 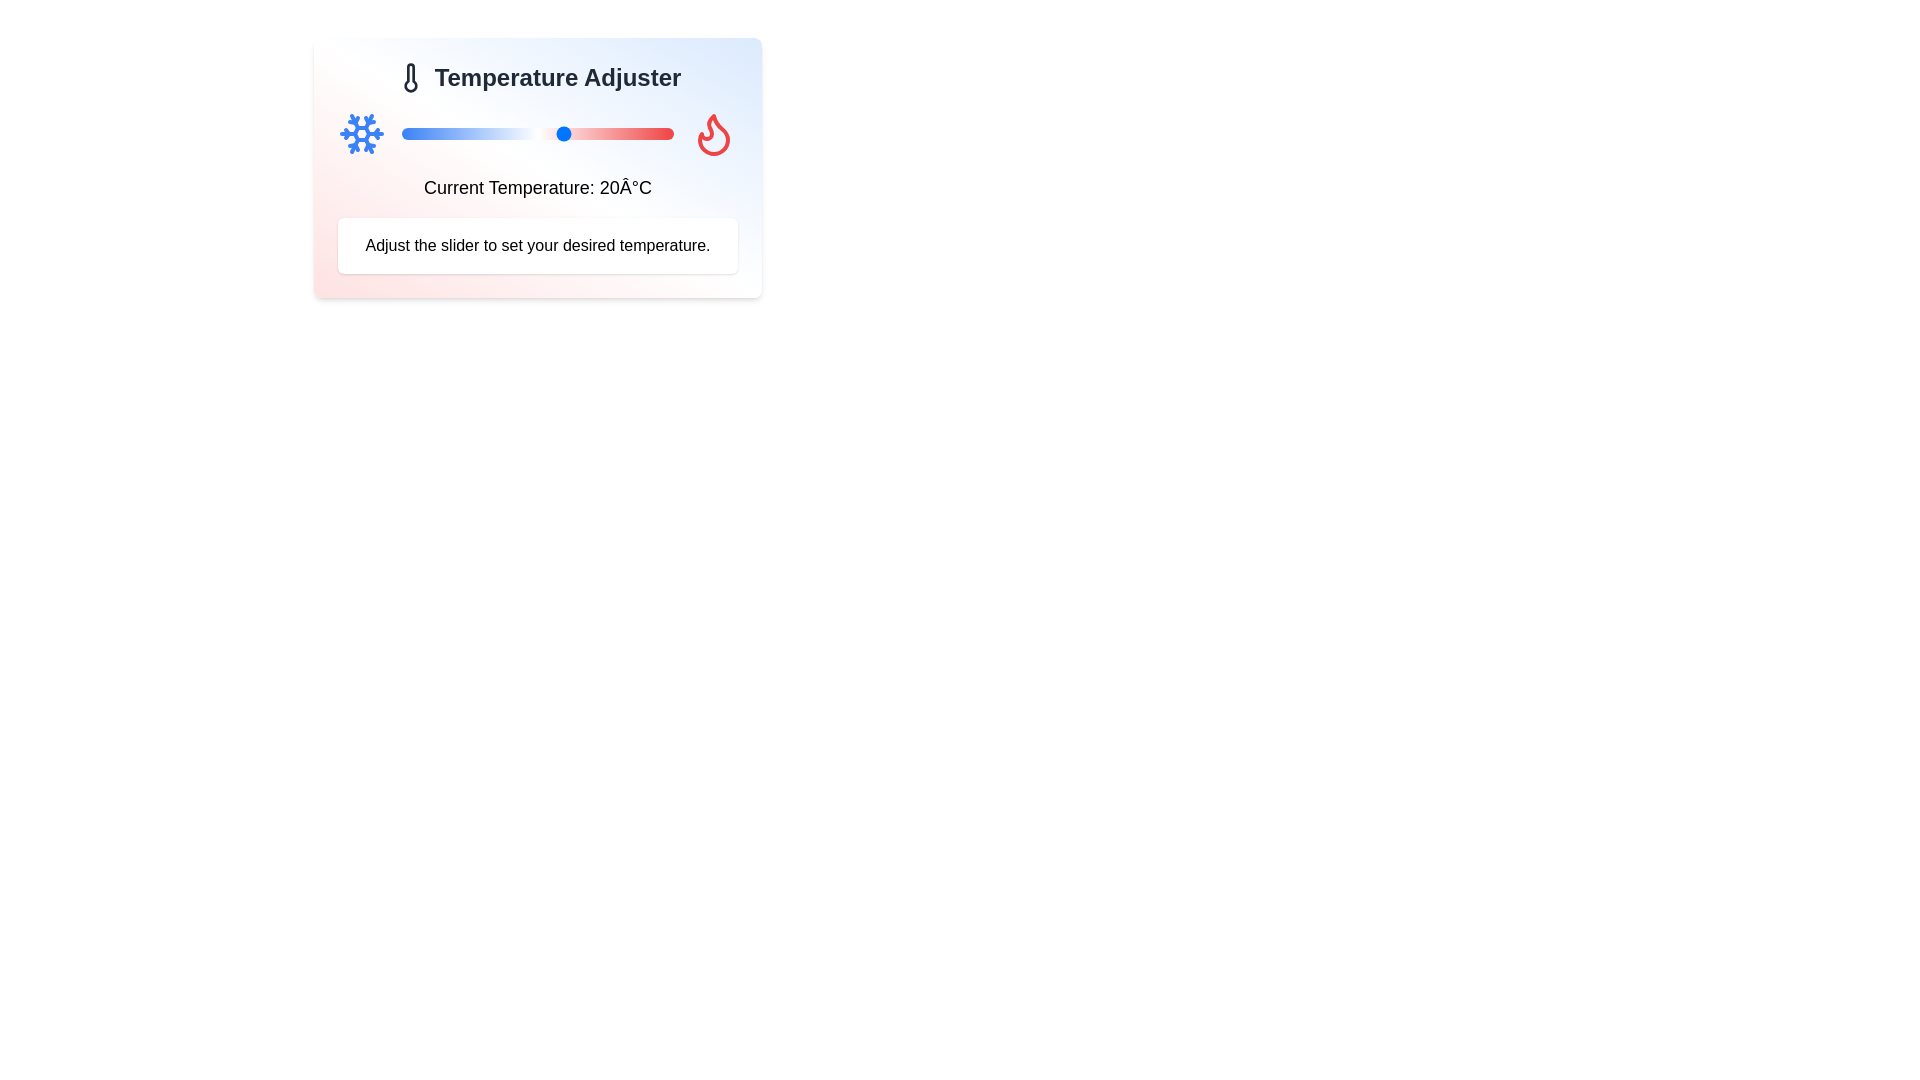 What do you see at coordinates (564, 134) in the screenshot?
I see `the slider to set the temperature to 20°C` at bounding box center [564, 134].